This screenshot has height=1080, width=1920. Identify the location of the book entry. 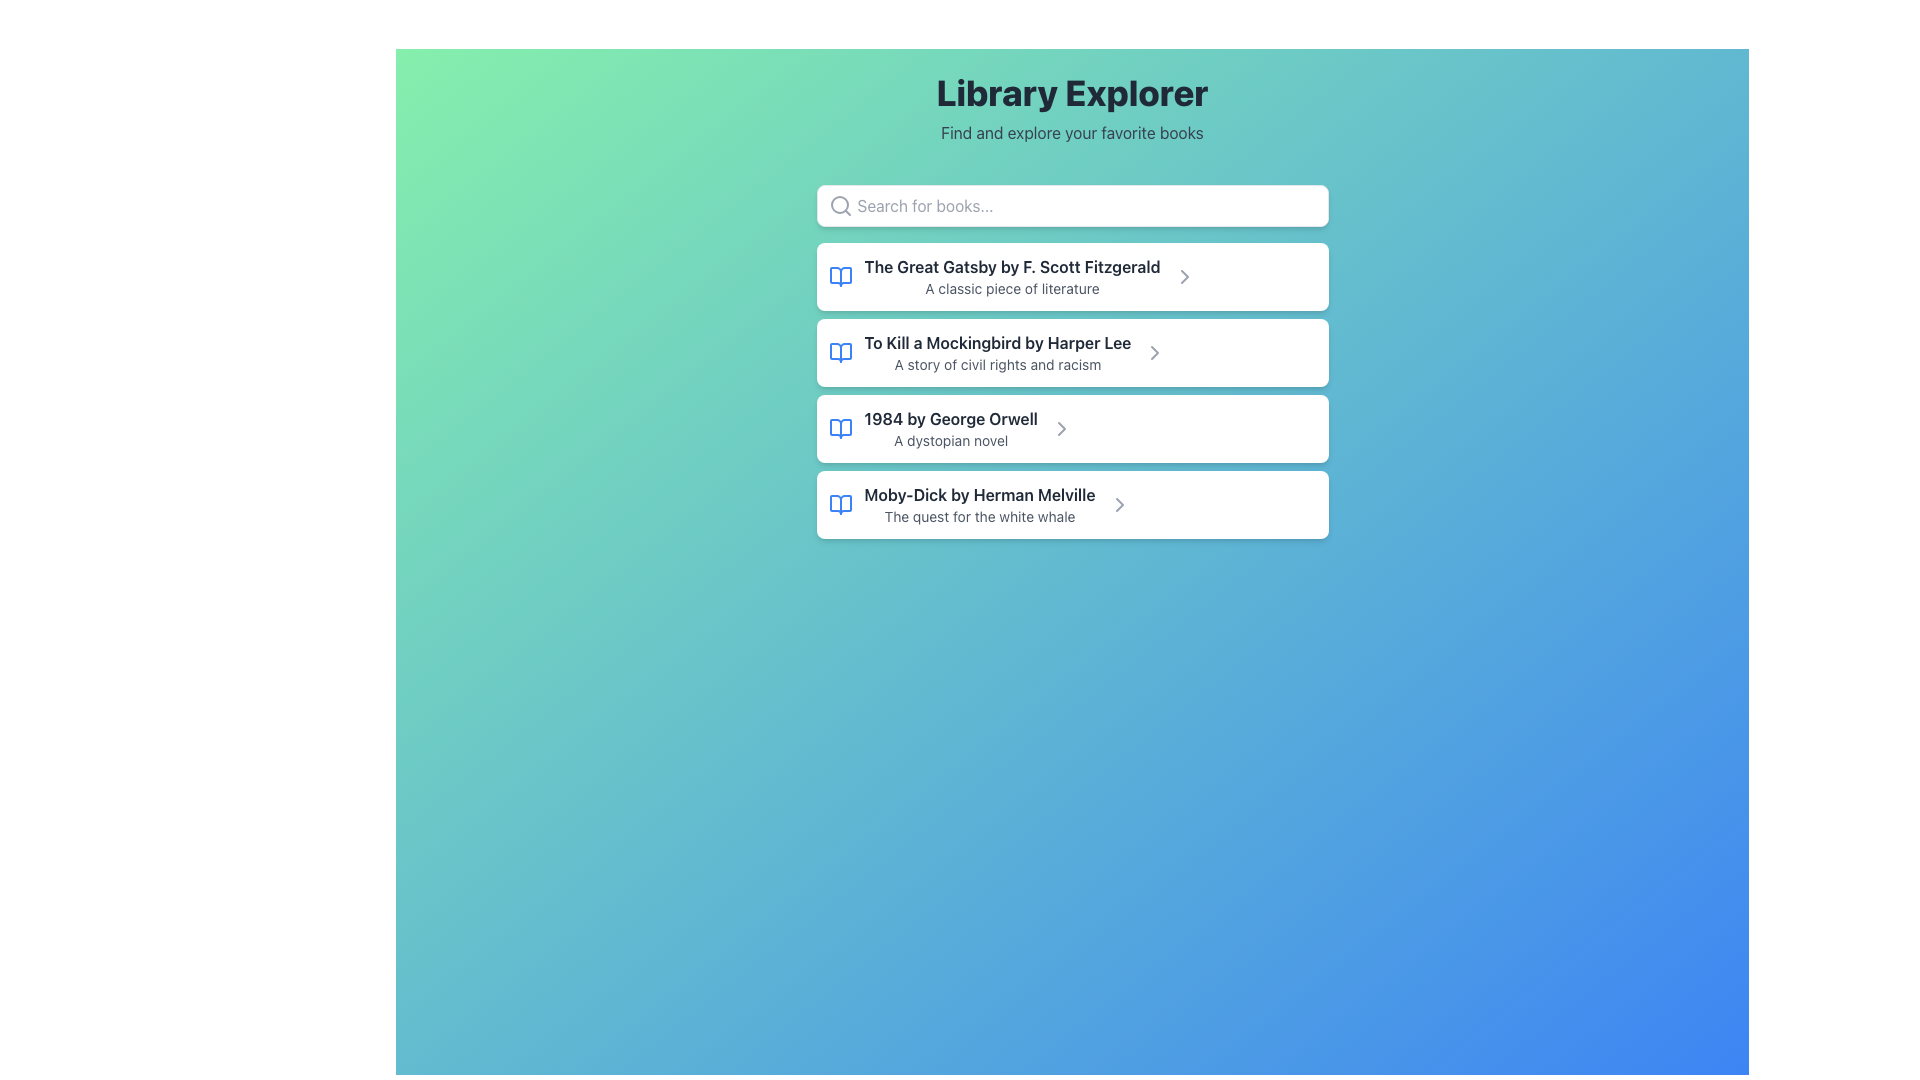
(950, 427).